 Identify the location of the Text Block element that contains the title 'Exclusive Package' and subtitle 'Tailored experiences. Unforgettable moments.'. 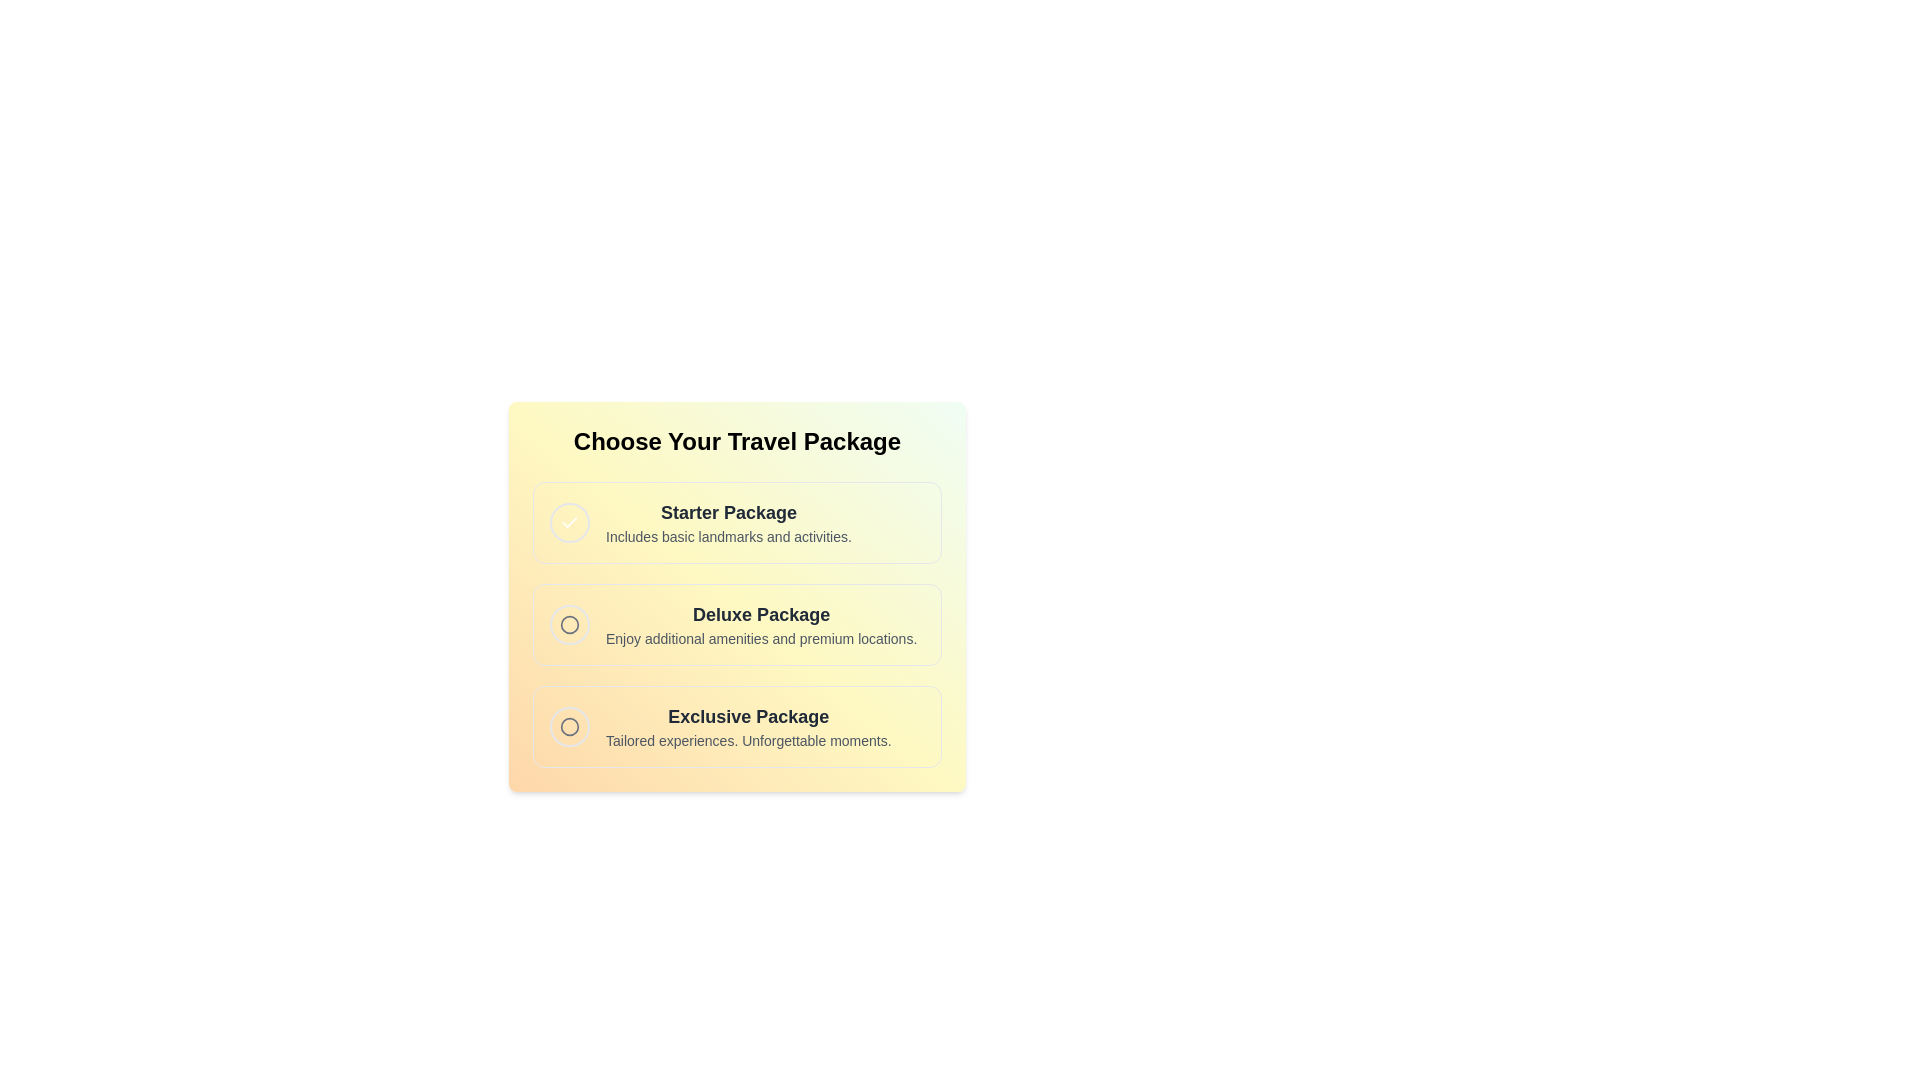
(747, 726).